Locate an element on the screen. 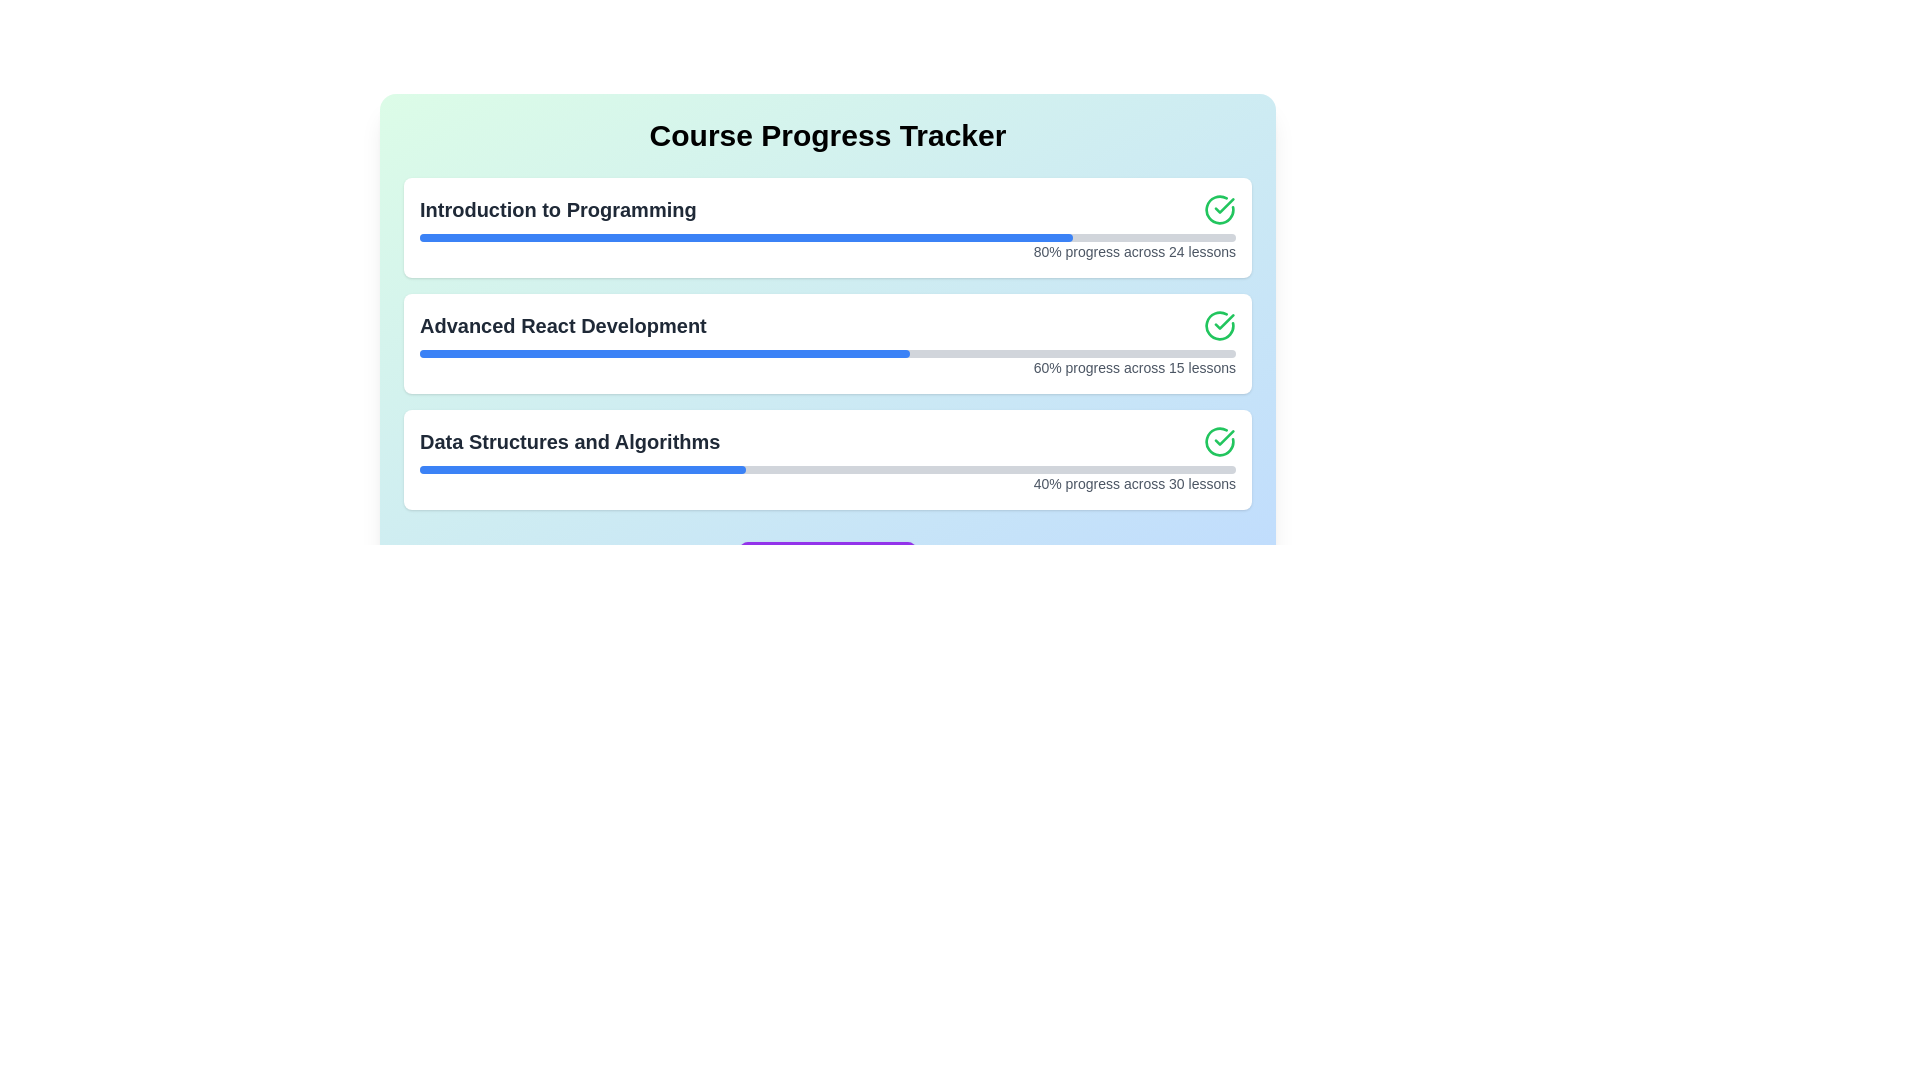  the Progress Bar indicating 80% completion for the course 'Introduction to Programming', located directly under the course title is located at coordinates (828, 237).